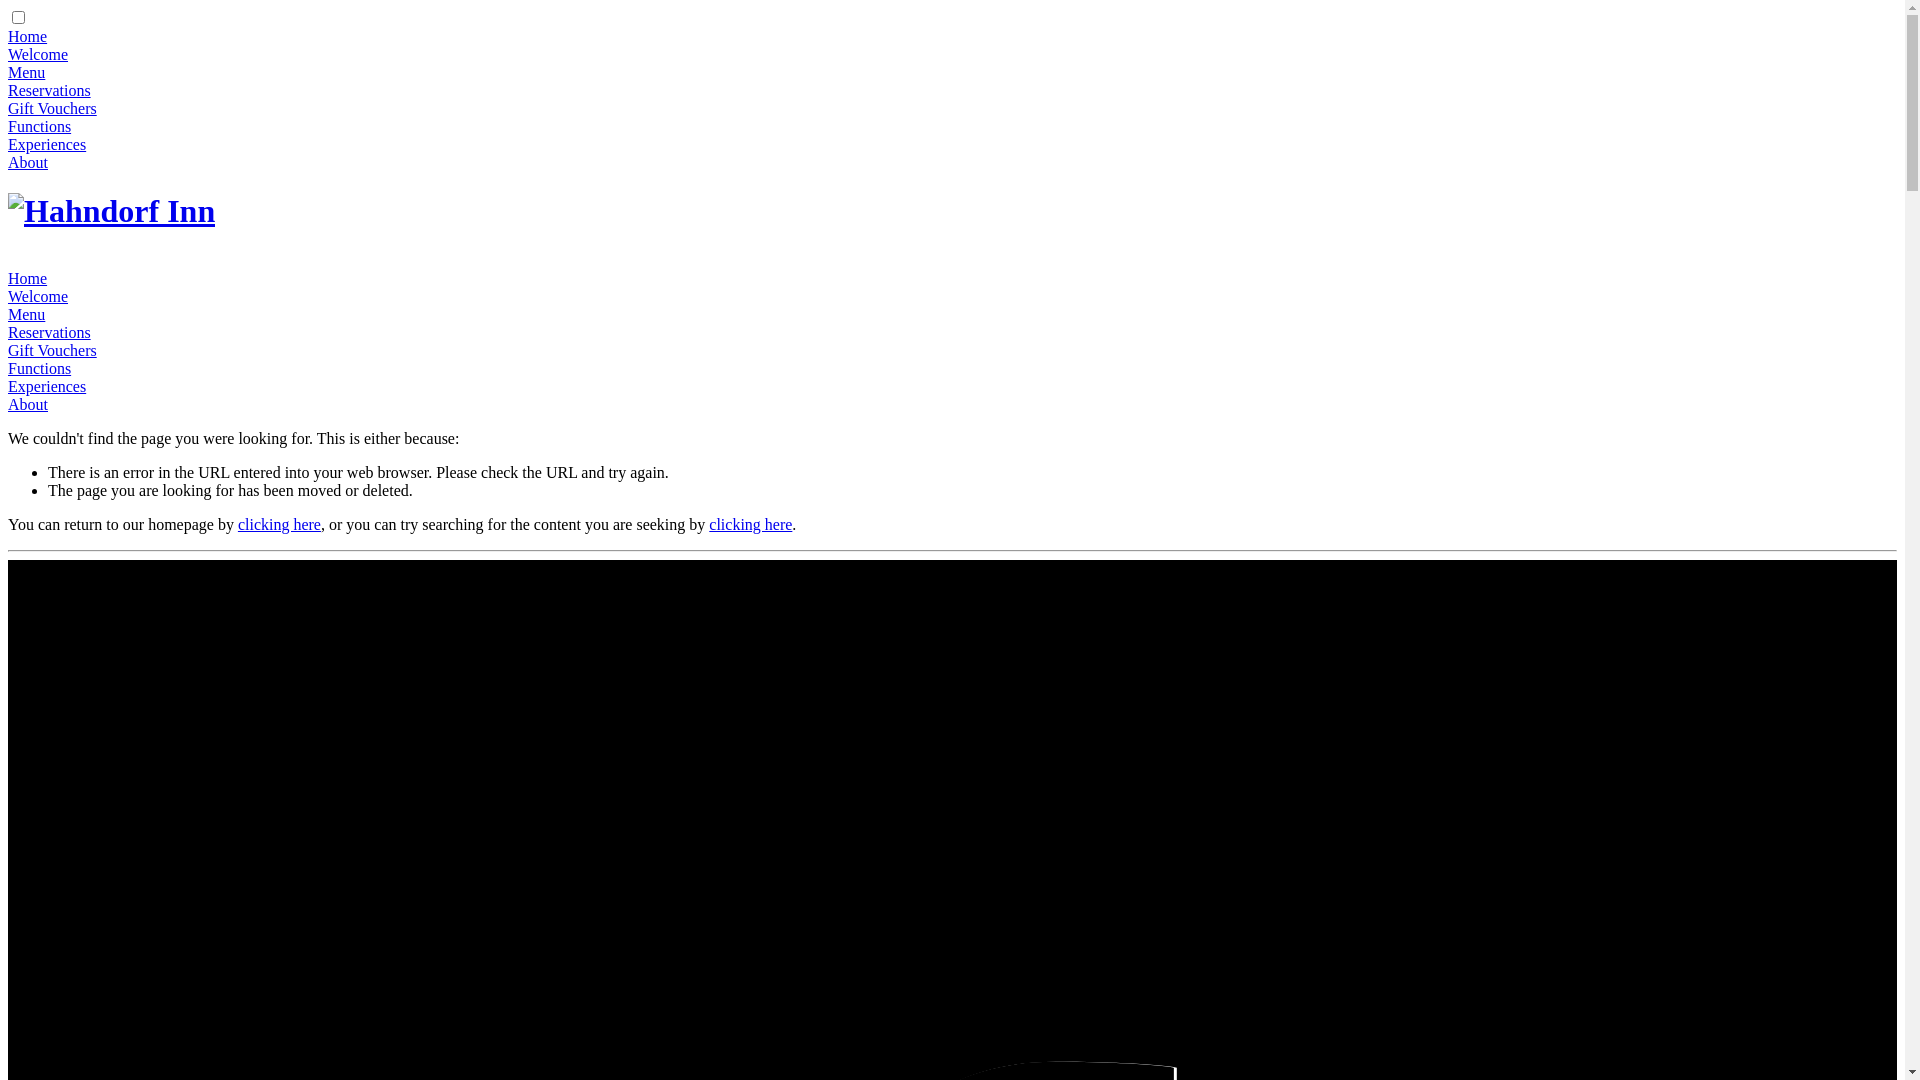  What do you see at coordinates (52, 108) in the screenshot?
I see `'Gift Vouchers'` at bounding box center [52, 108].